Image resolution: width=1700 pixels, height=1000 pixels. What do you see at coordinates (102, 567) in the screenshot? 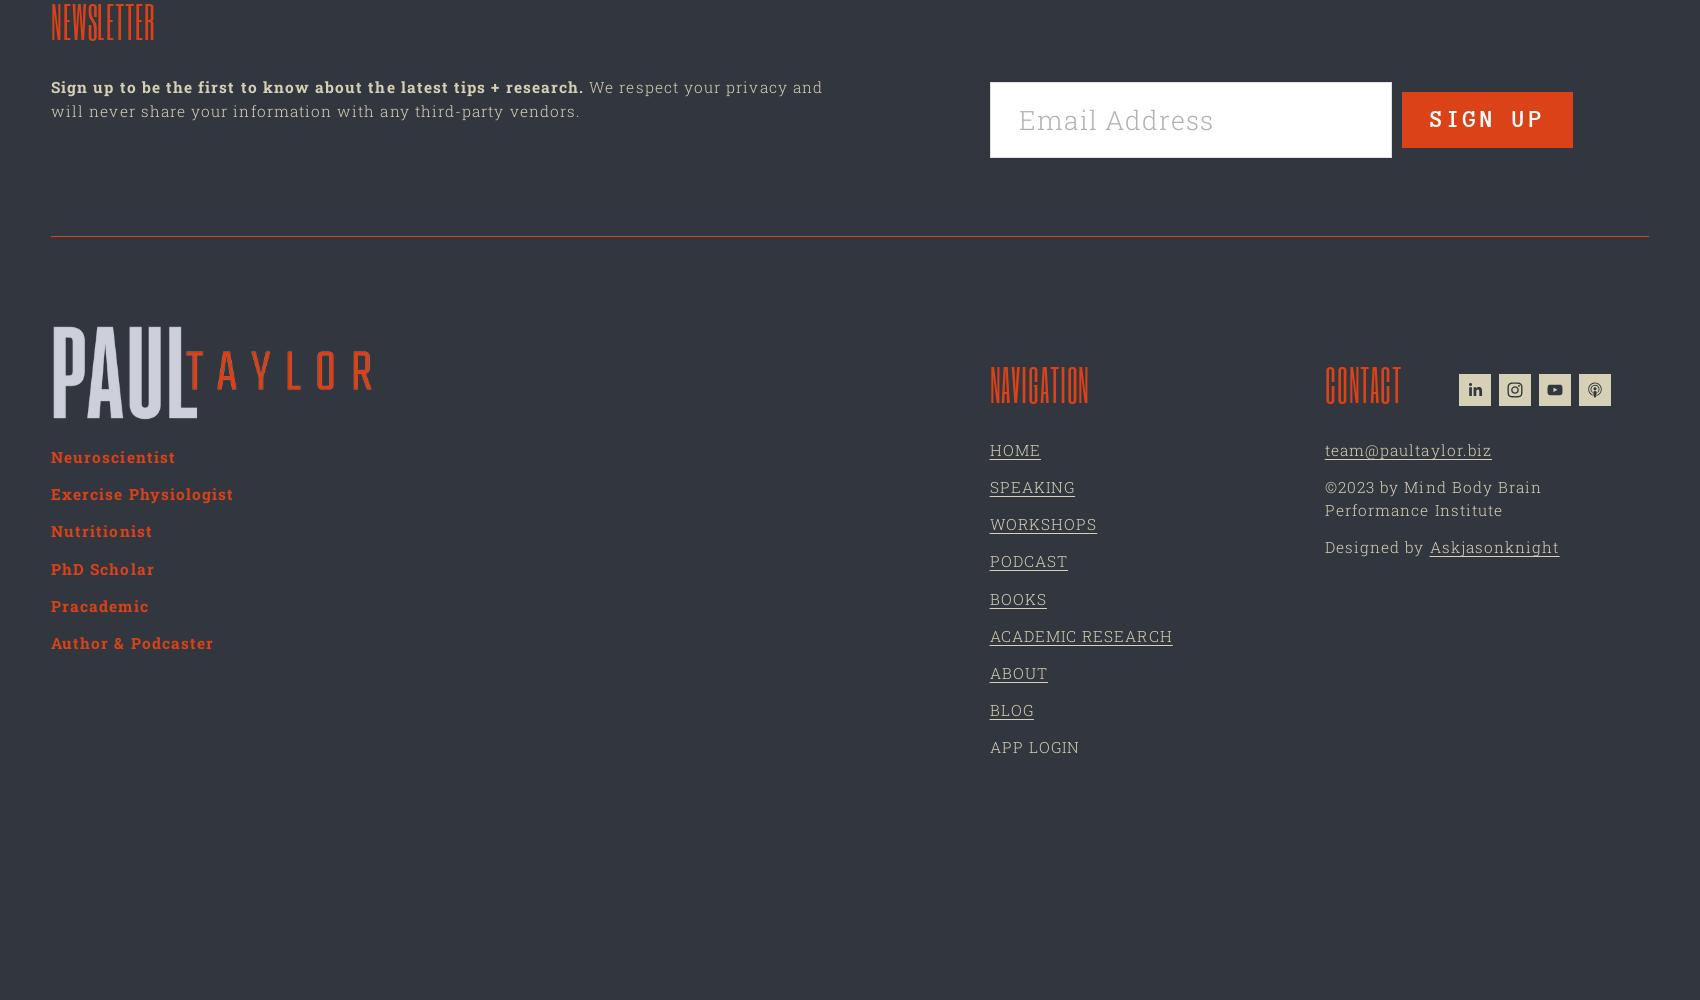
I see `'PhD Scholar'` at bounding box center [102, 567].